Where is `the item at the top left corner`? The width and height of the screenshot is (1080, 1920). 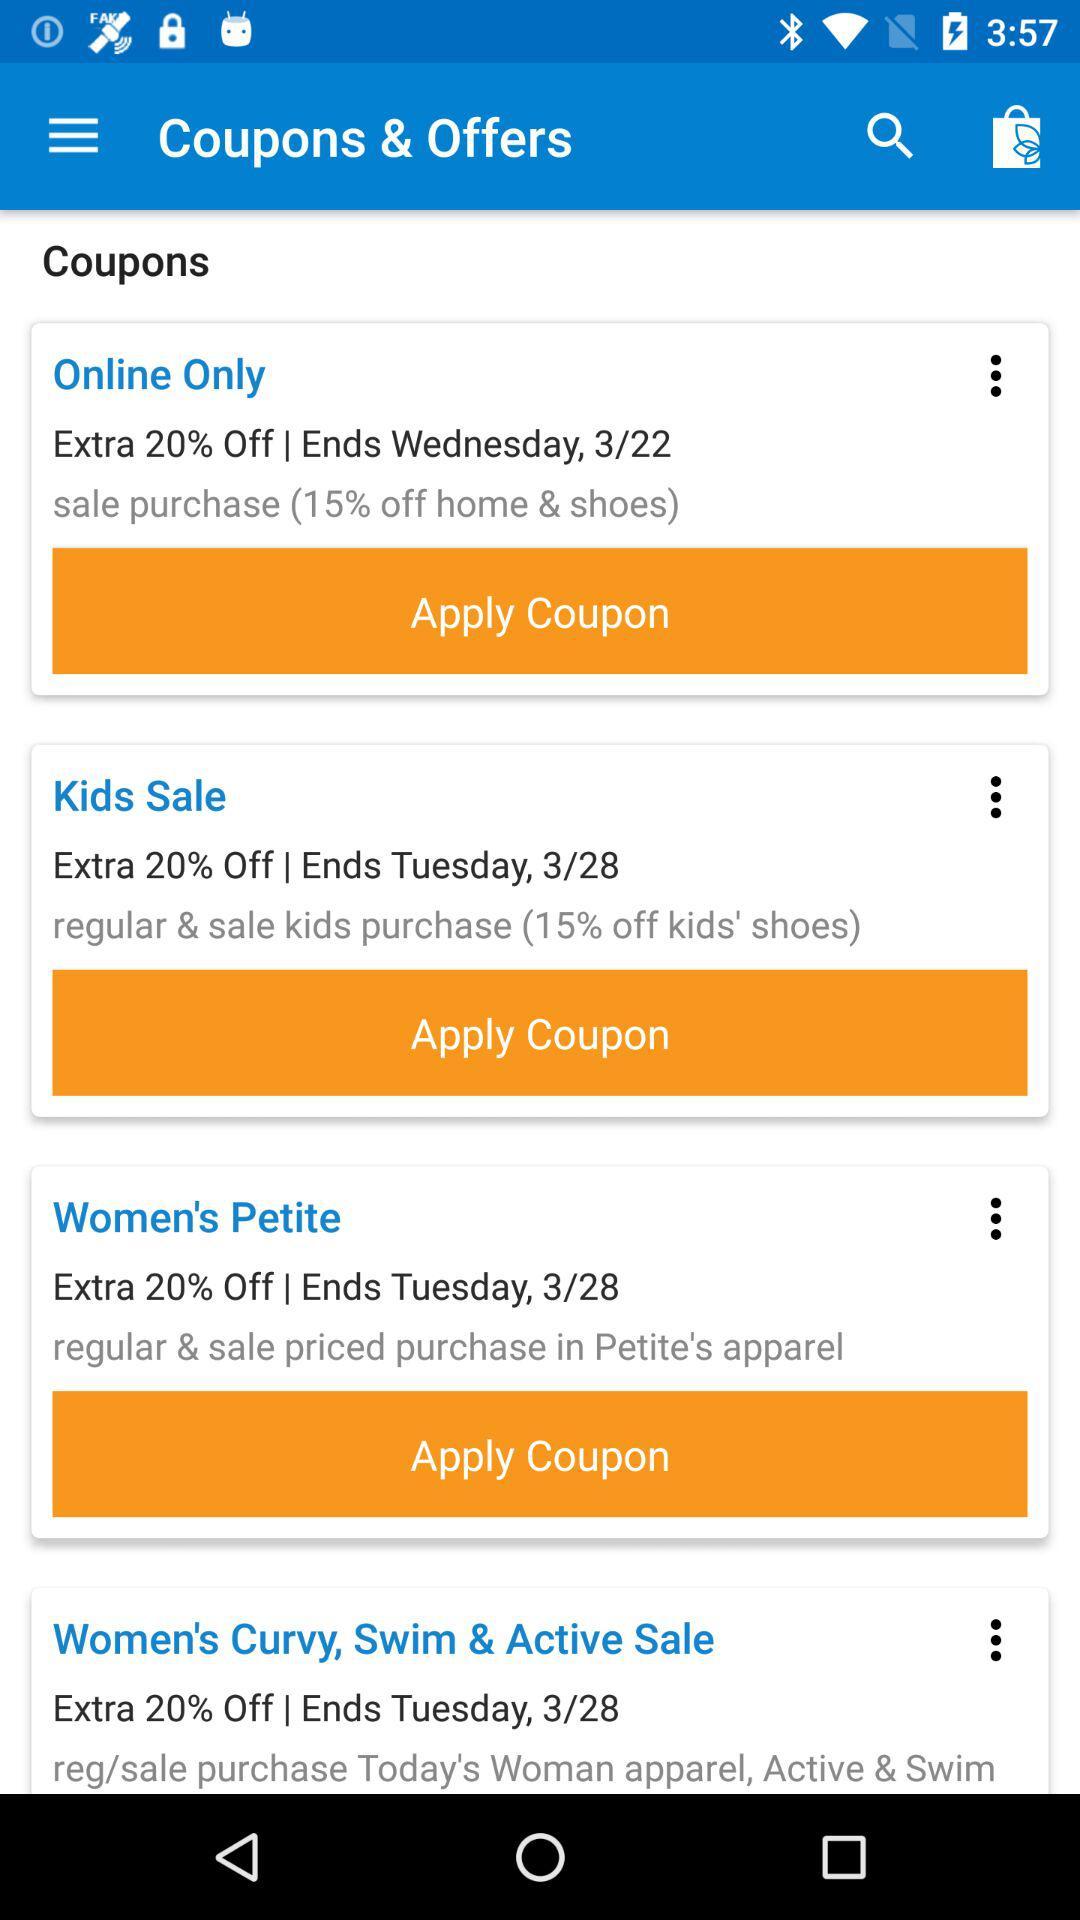 the item at the top left corner is located at coordinates (72, 135).